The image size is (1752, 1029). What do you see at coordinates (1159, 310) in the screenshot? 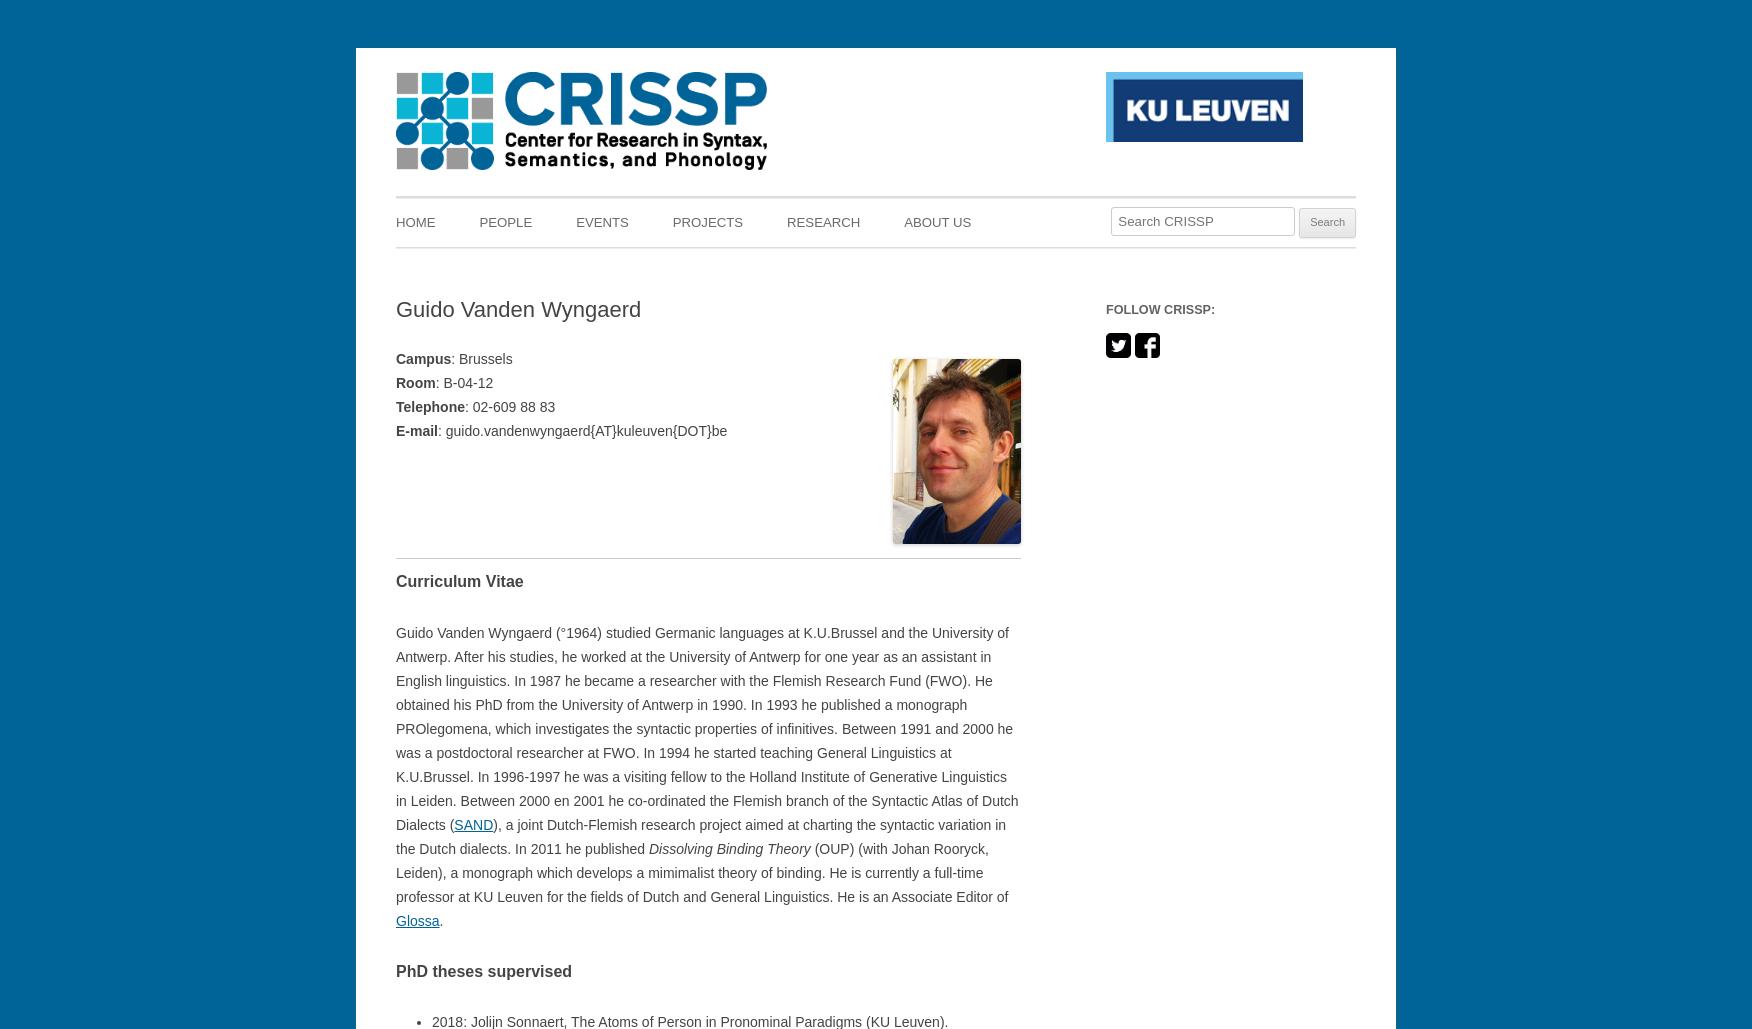
I see `'Follow CRISSP:'` at bounding box center [1159, 310].